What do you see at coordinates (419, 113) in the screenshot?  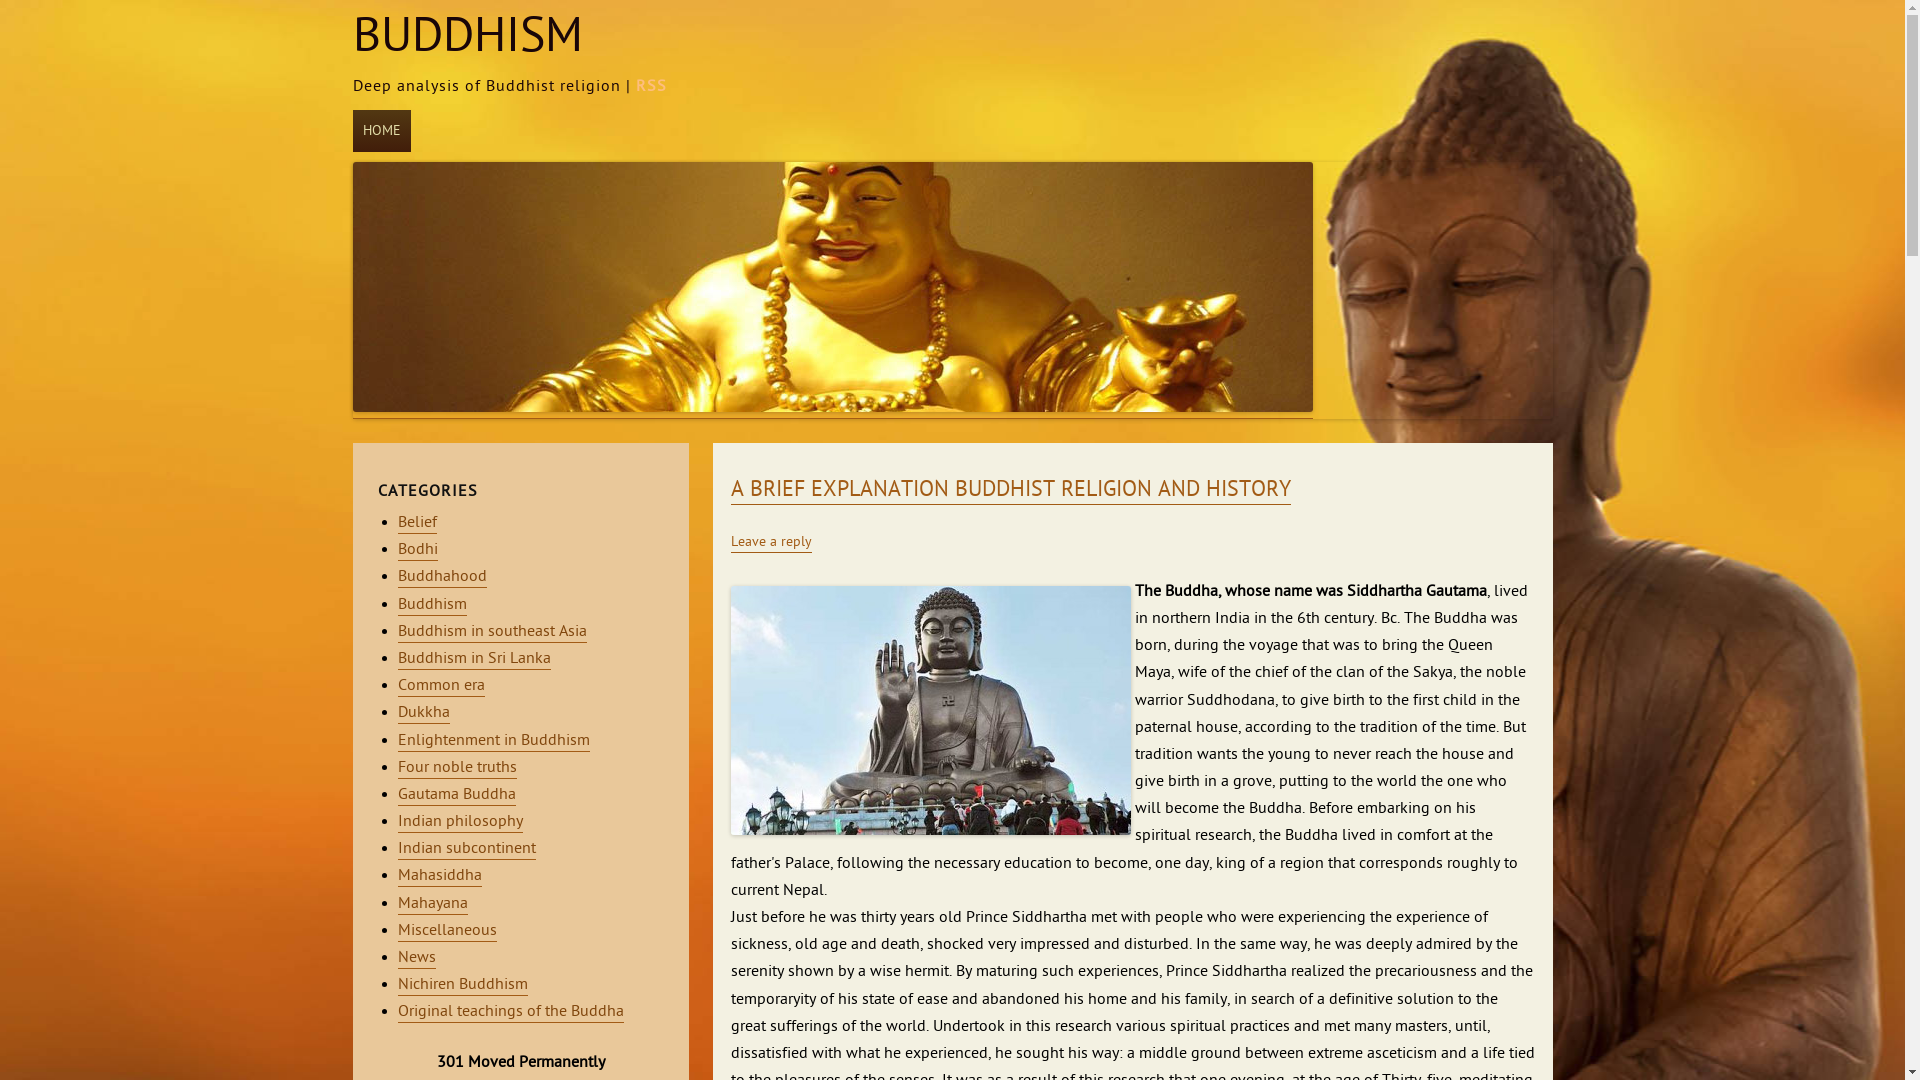 I see `'Skip to content'` at bounding box center [419, 113].